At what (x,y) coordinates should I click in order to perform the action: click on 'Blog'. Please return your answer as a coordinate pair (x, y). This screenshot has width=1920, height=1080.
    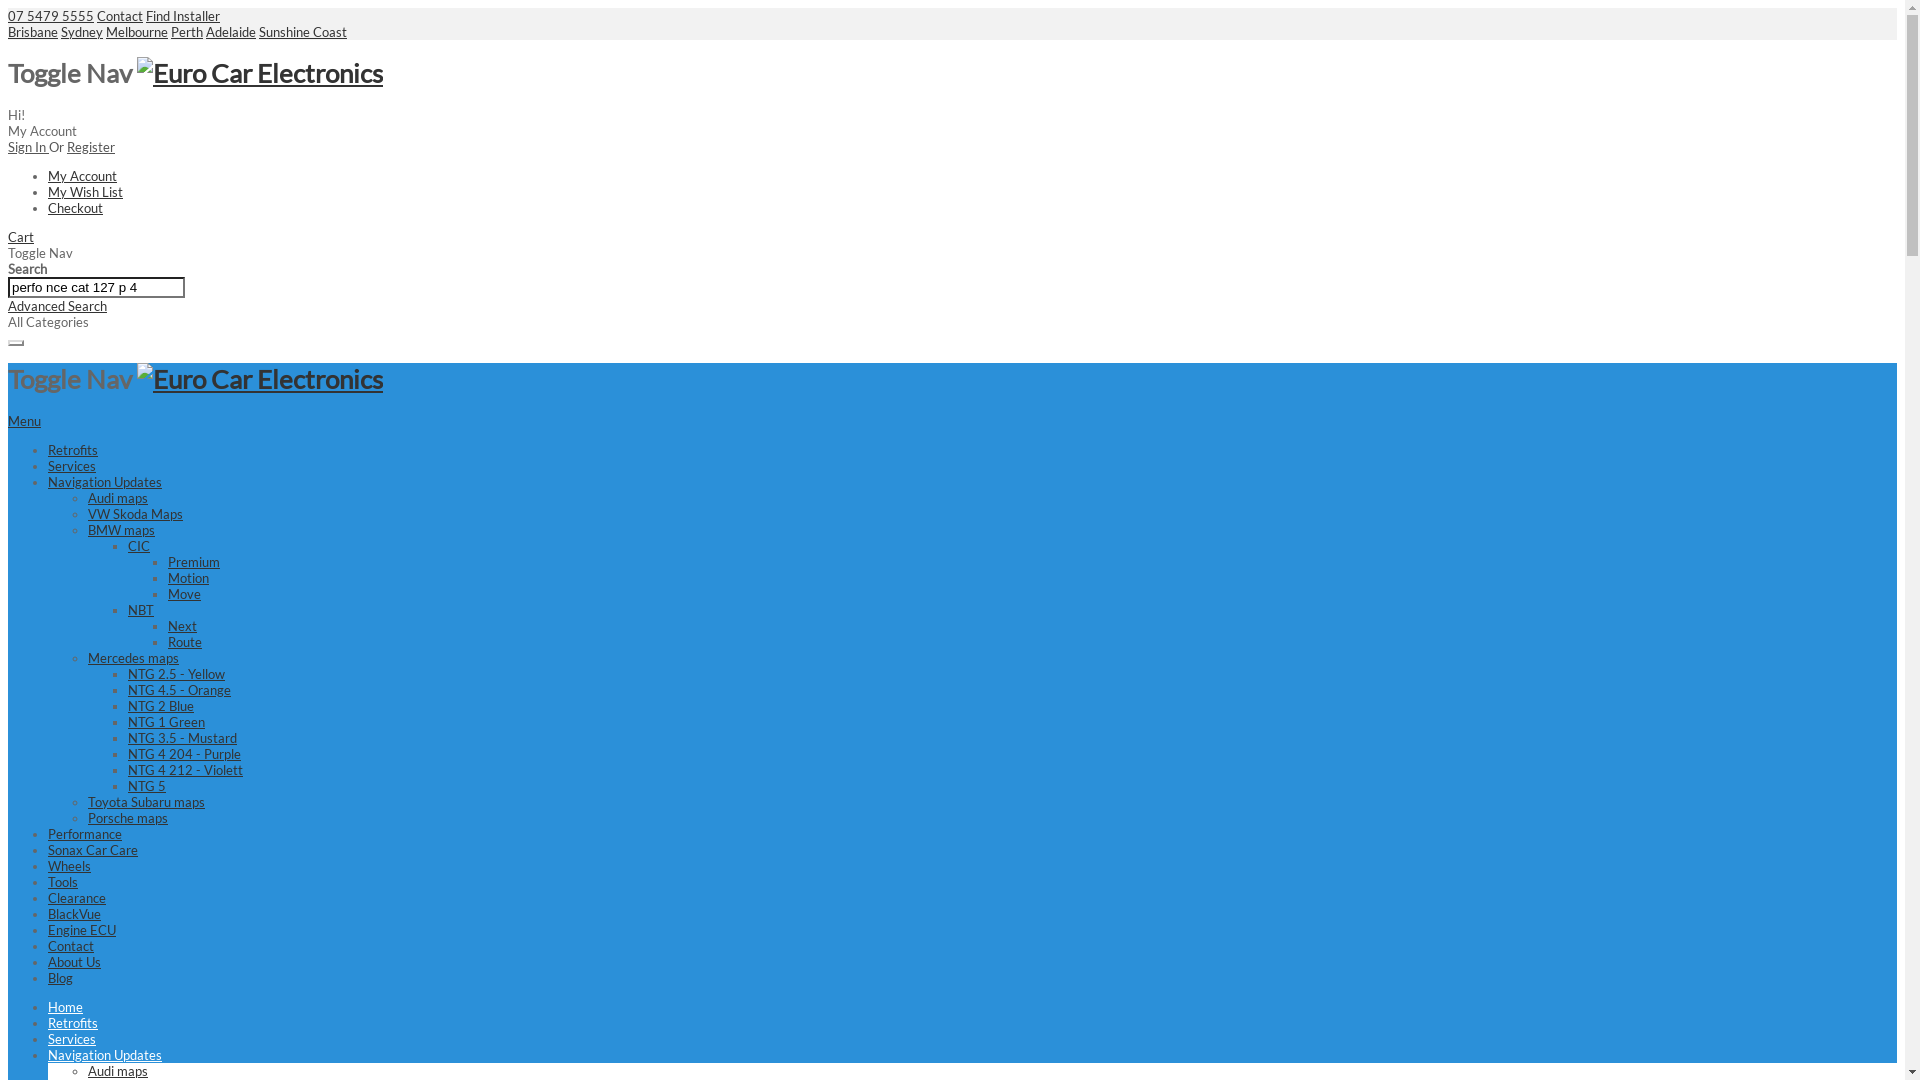
    Looking at the image, I should click on (48, 977).